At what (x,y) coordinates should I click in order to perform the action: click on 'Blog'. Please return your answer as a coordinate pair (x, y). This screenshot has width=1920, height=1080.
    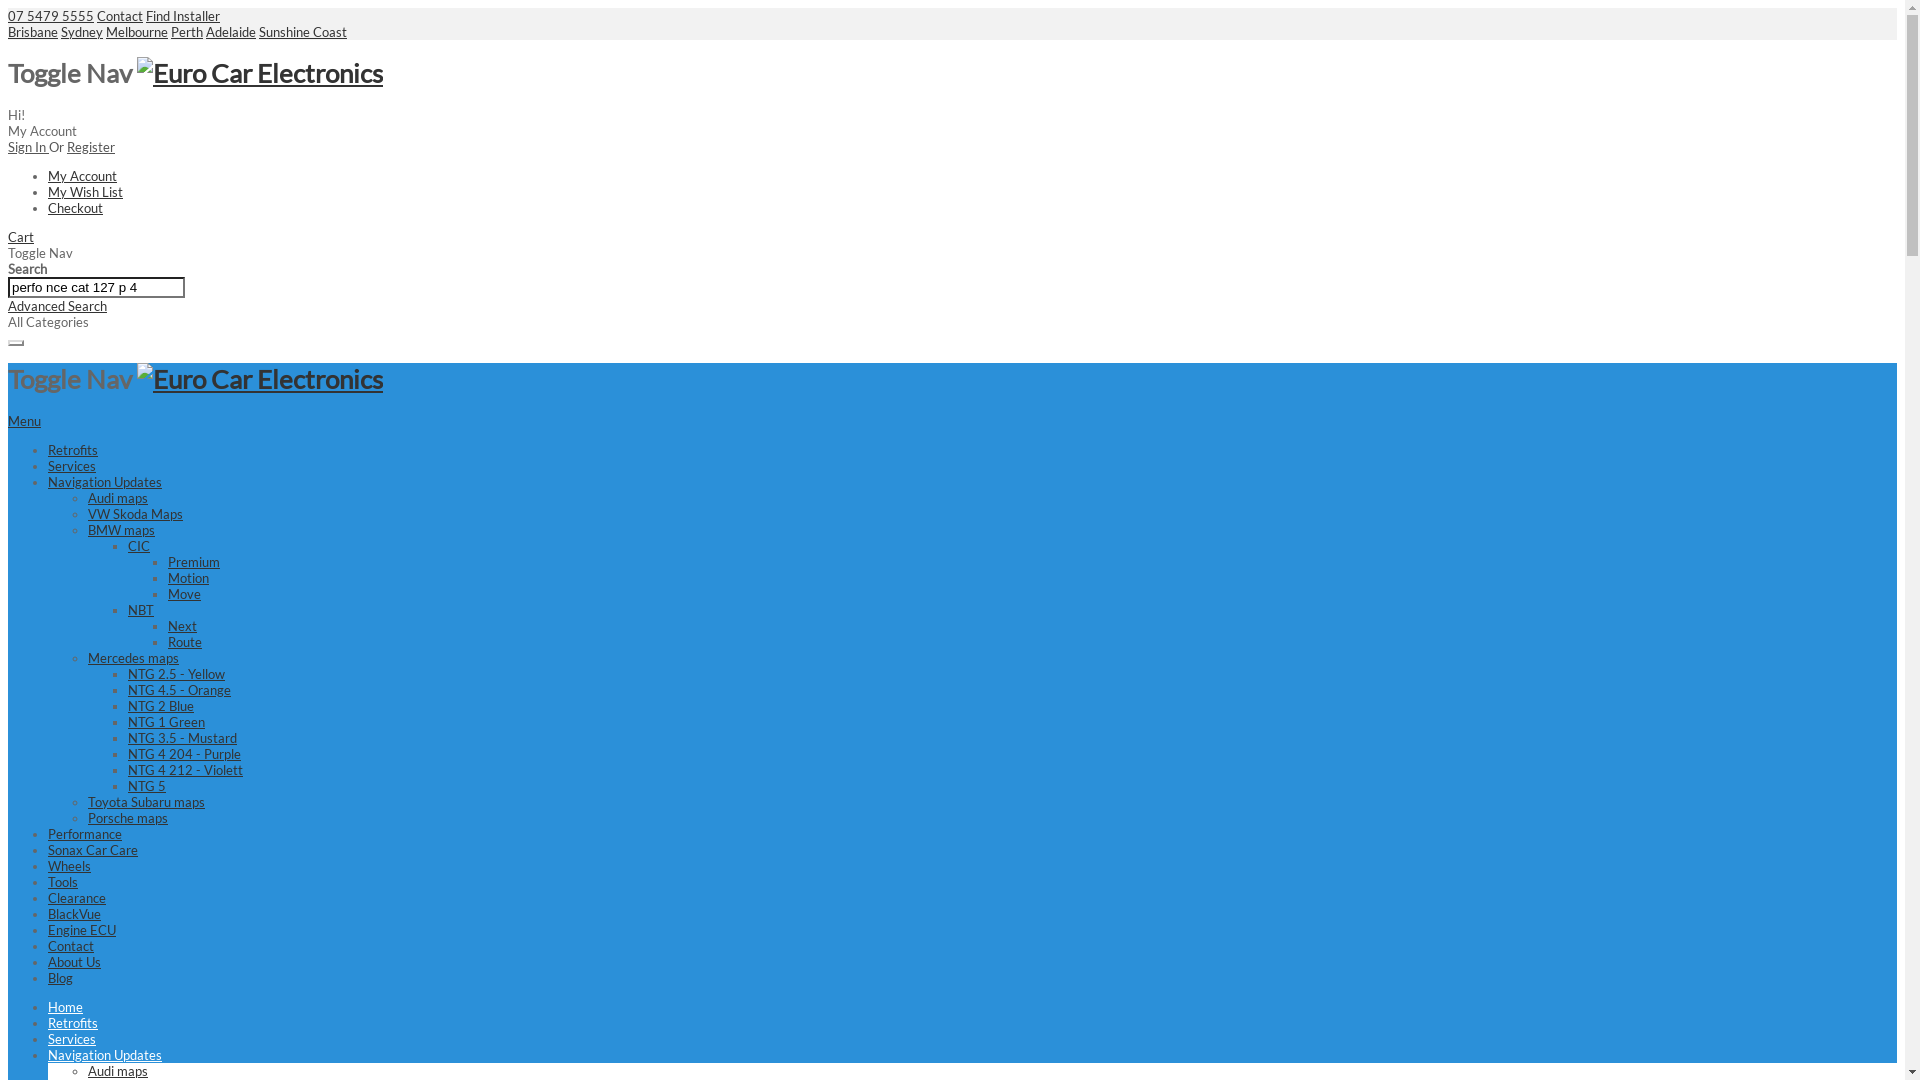
    Looking at the image, I should click on (48, 977).